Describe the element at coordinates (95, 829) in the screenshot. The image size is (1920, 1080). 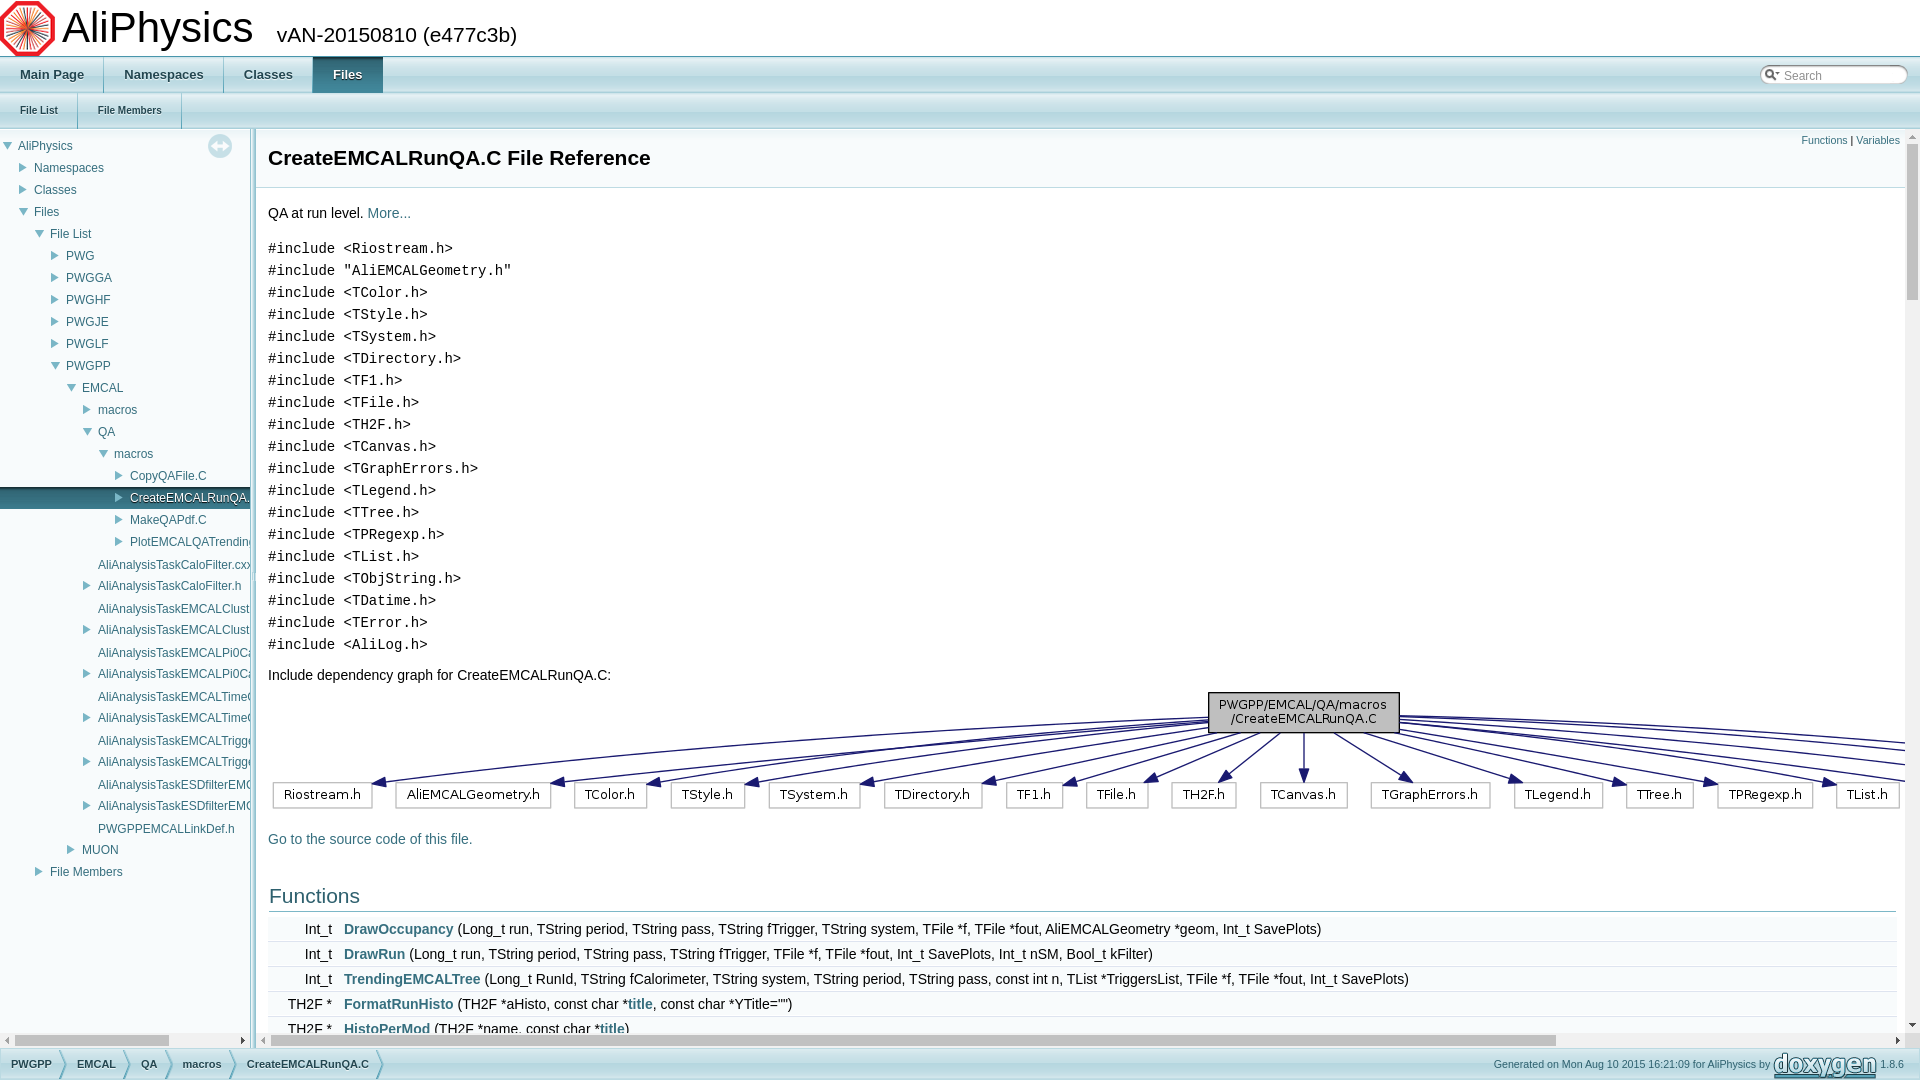
I see `'PWGPPEMCALLinkDef.h'` at that location.